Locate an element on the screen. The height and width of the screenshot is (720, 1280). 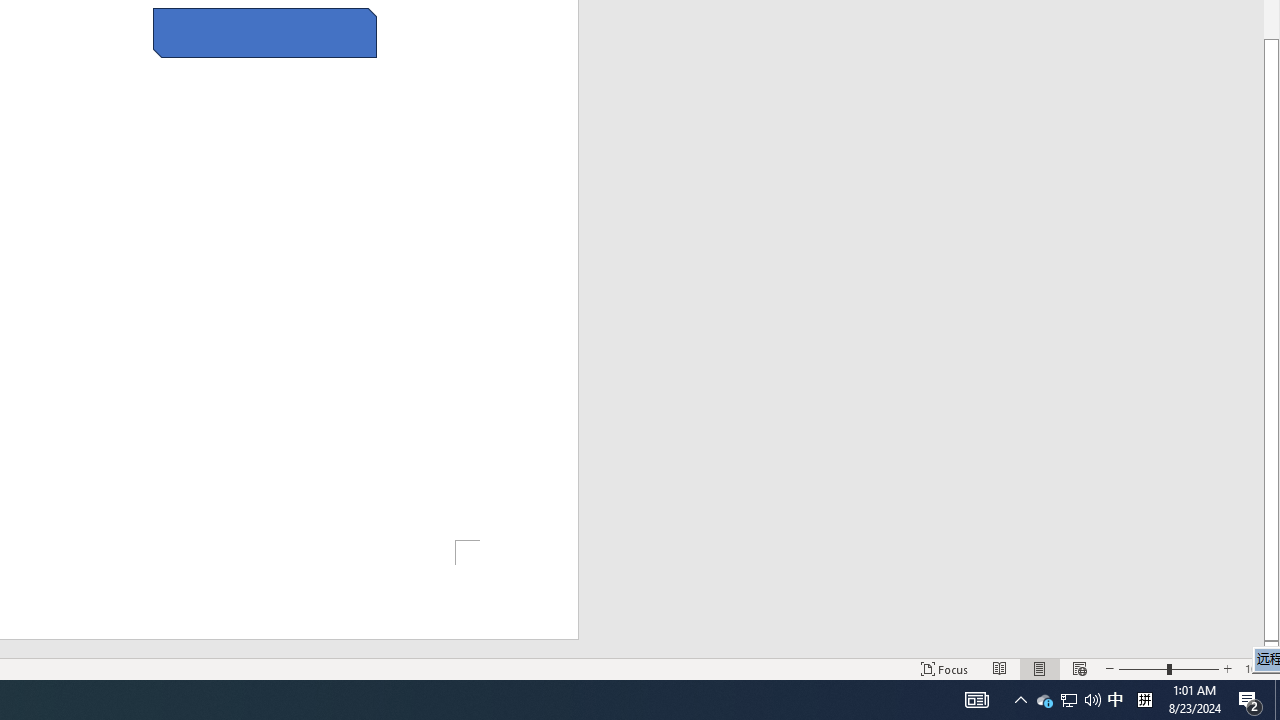
'Rectangle: Diagonal Corners Snipped 2' is located at coordinates (264, 33).